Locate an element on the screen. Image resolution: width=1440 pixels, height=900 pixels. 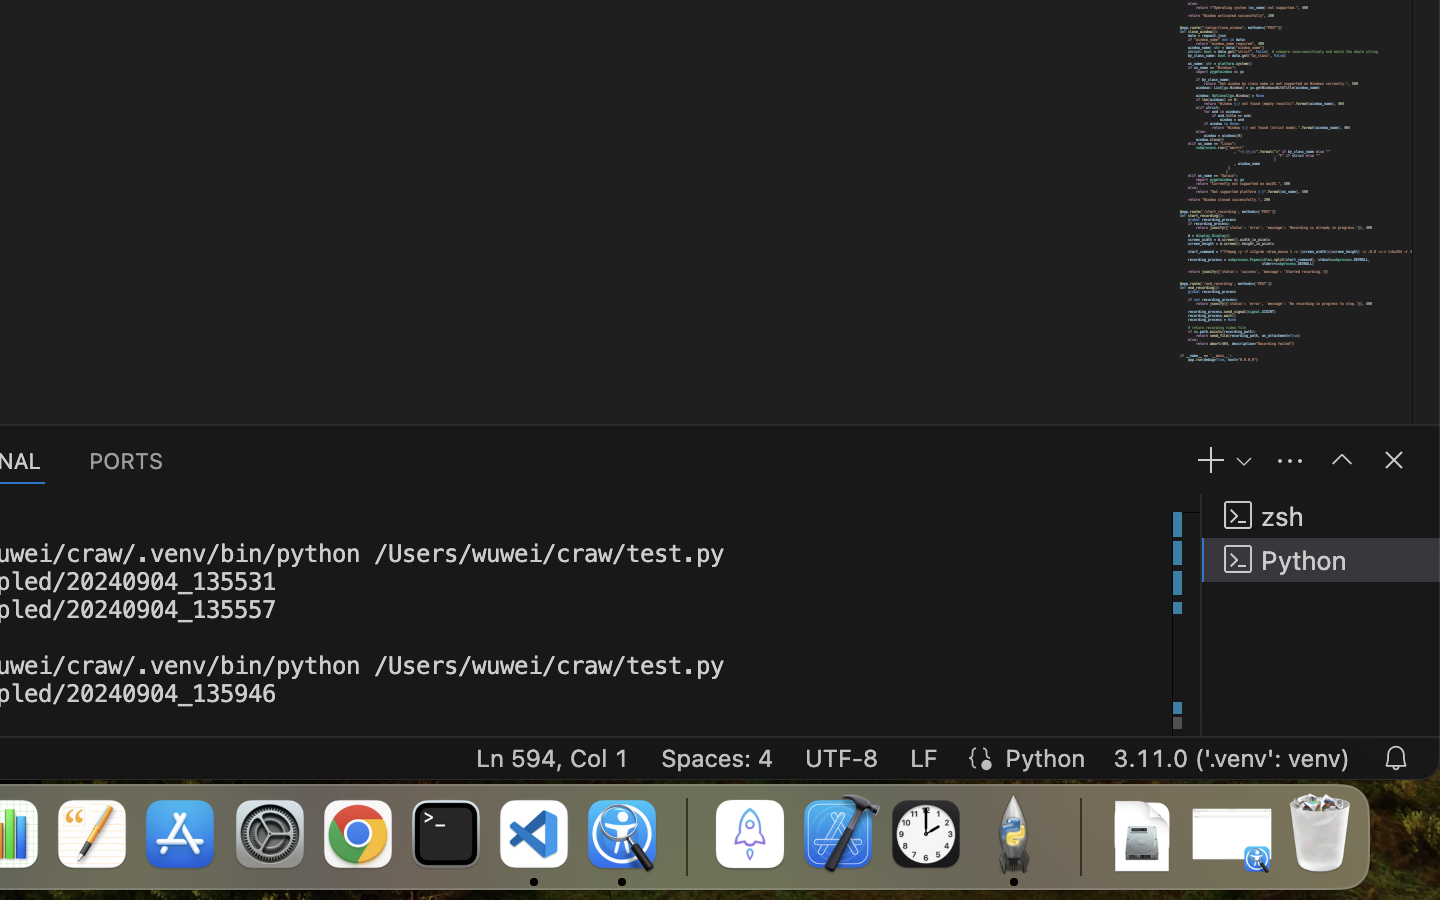
'Python ' is located at coordinates (1320, 558).